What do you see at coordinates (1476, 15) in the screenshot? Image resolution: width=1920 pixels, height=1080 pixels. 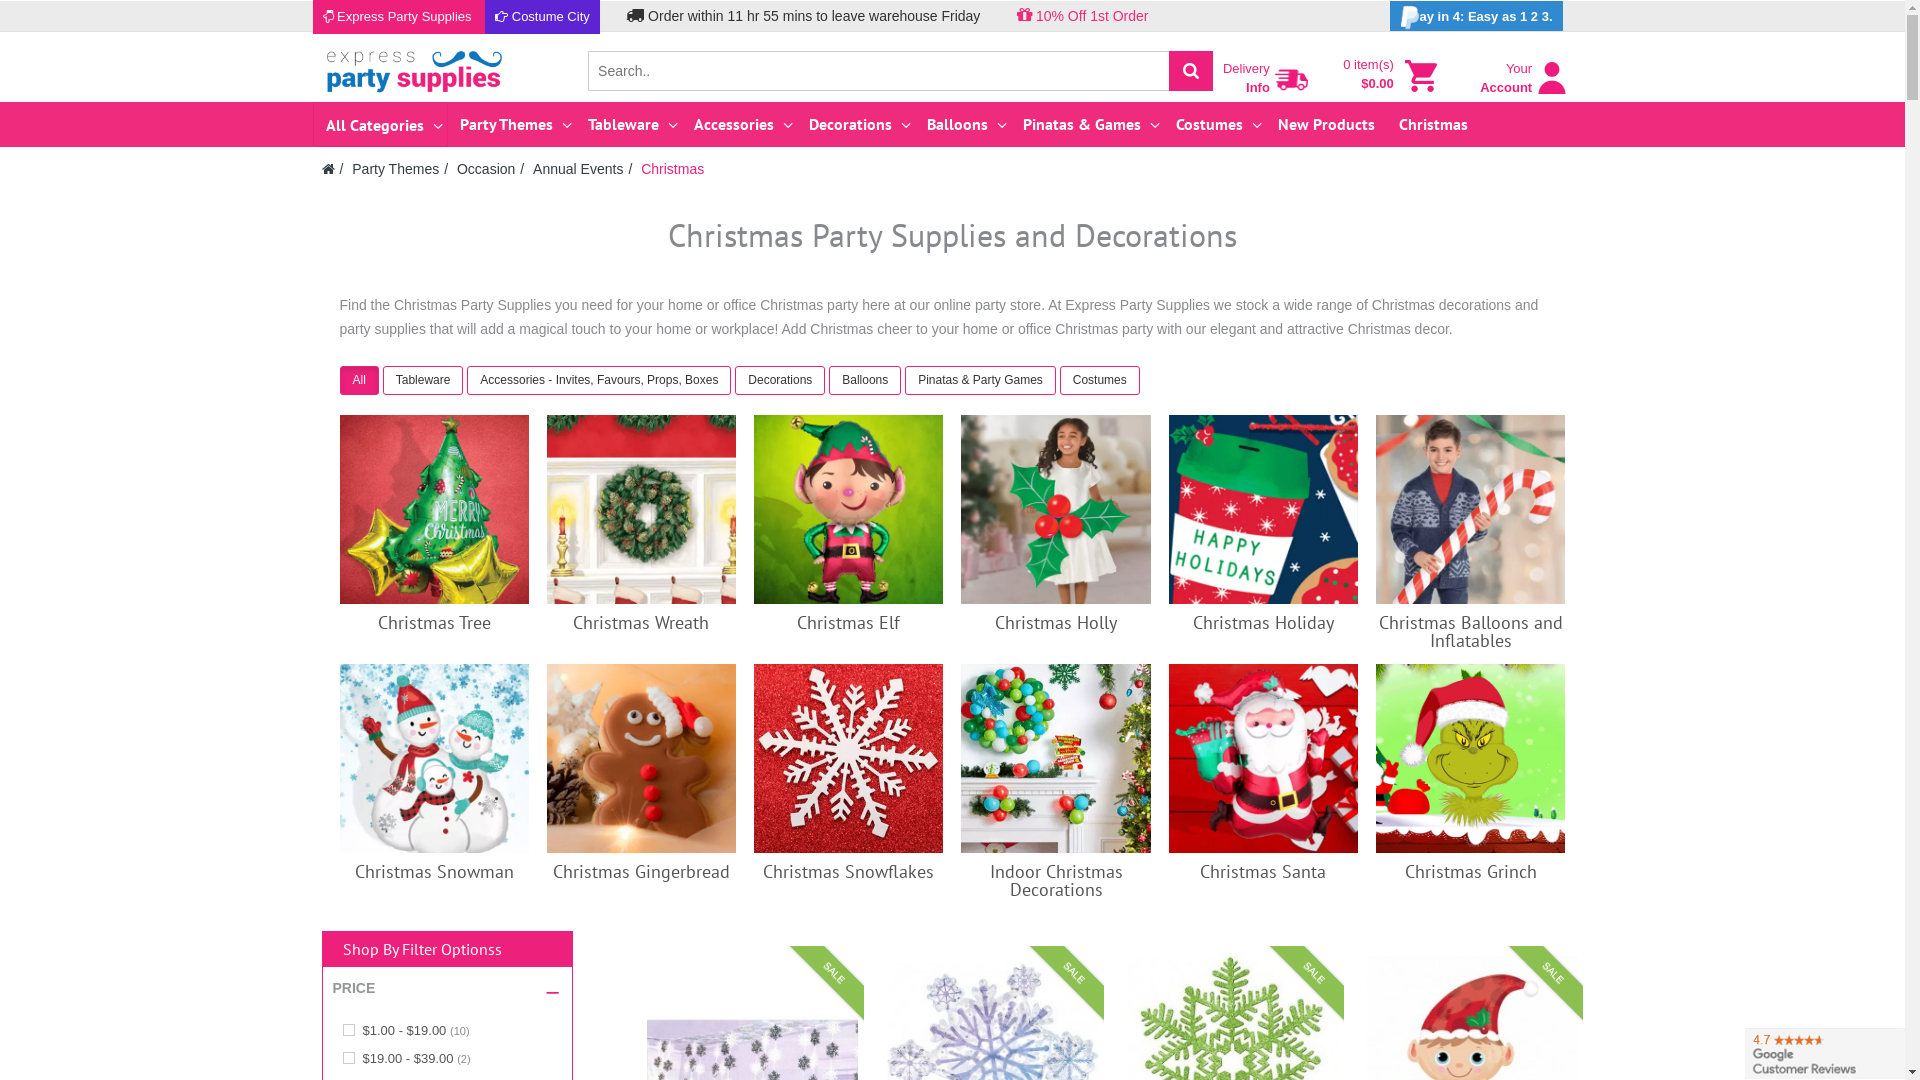 I see `'ay in 4: Easy as 1 2 3.'` at bounding box center [1476, 15].